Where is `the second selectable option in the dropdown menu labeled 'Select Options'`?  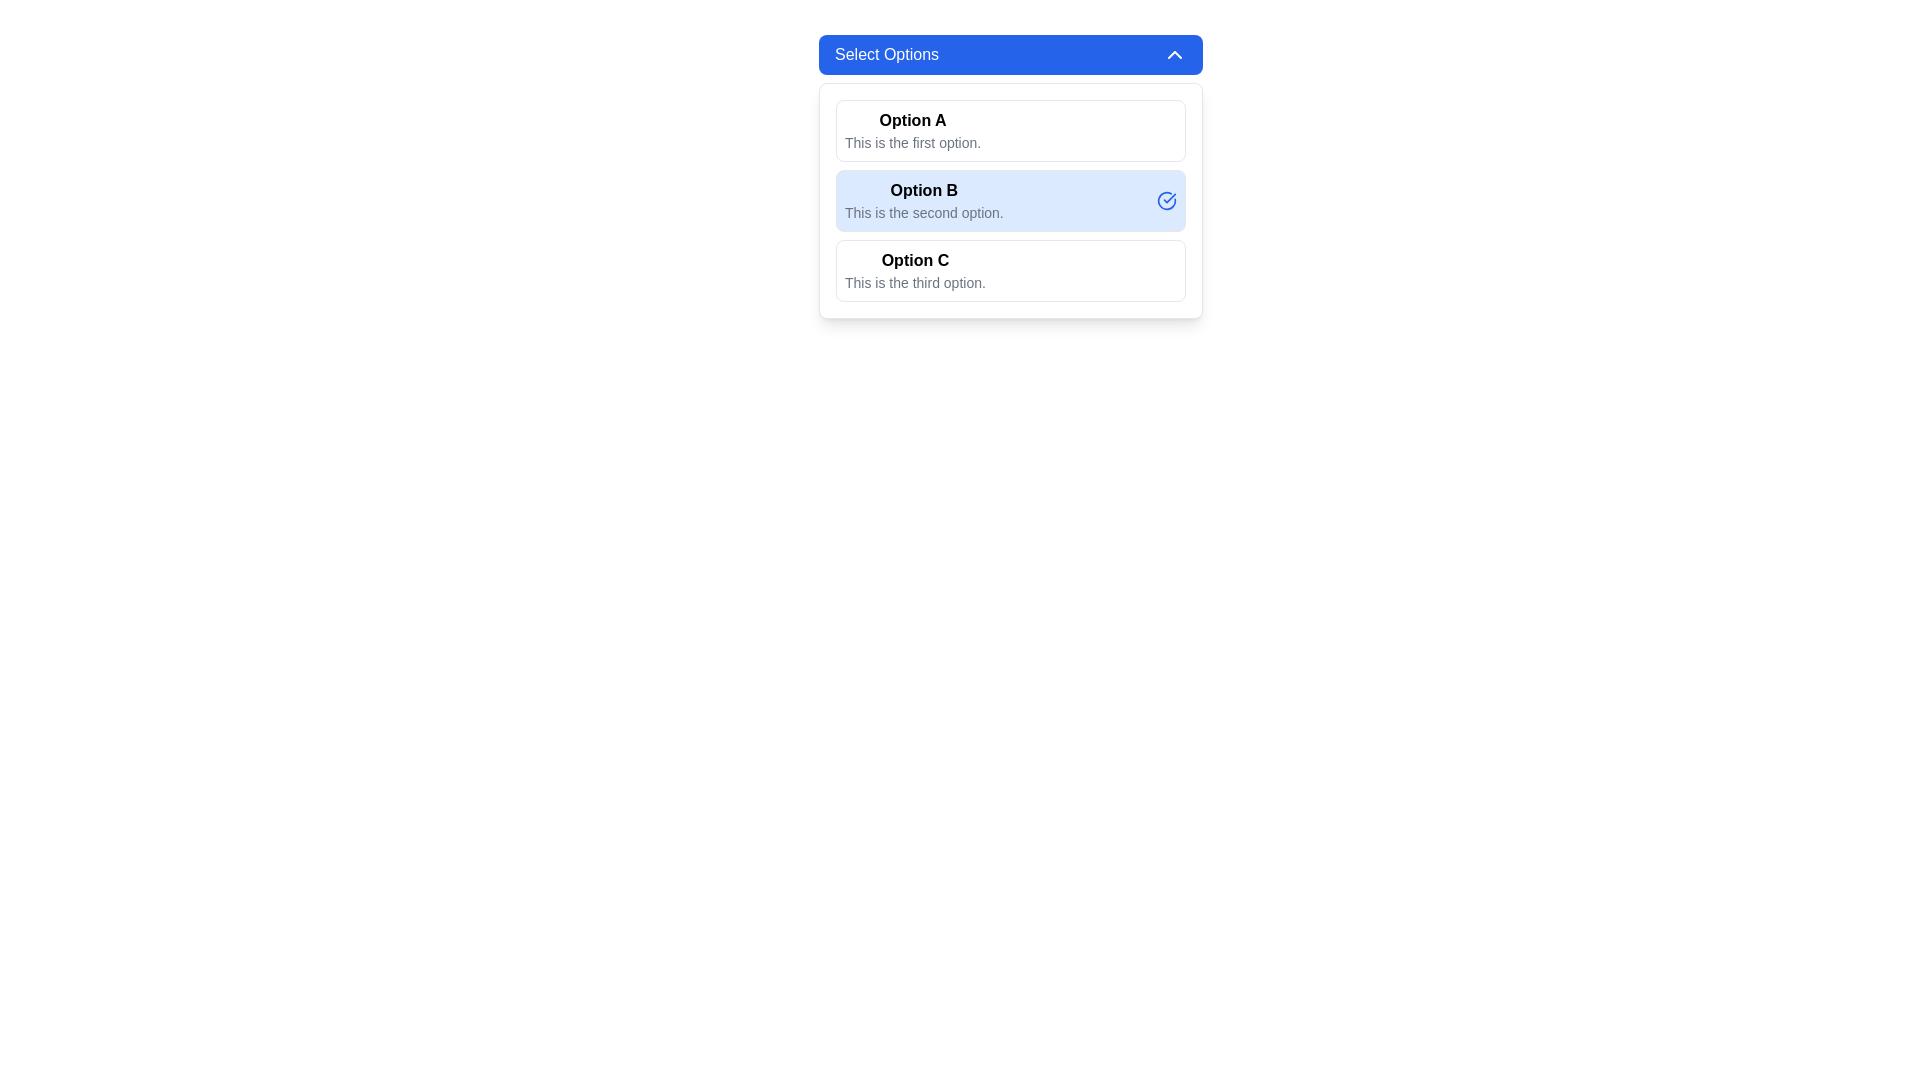
the second selectable option in the dropdown menu labeled 'Select Options' is located at coordinates (1011, 200).